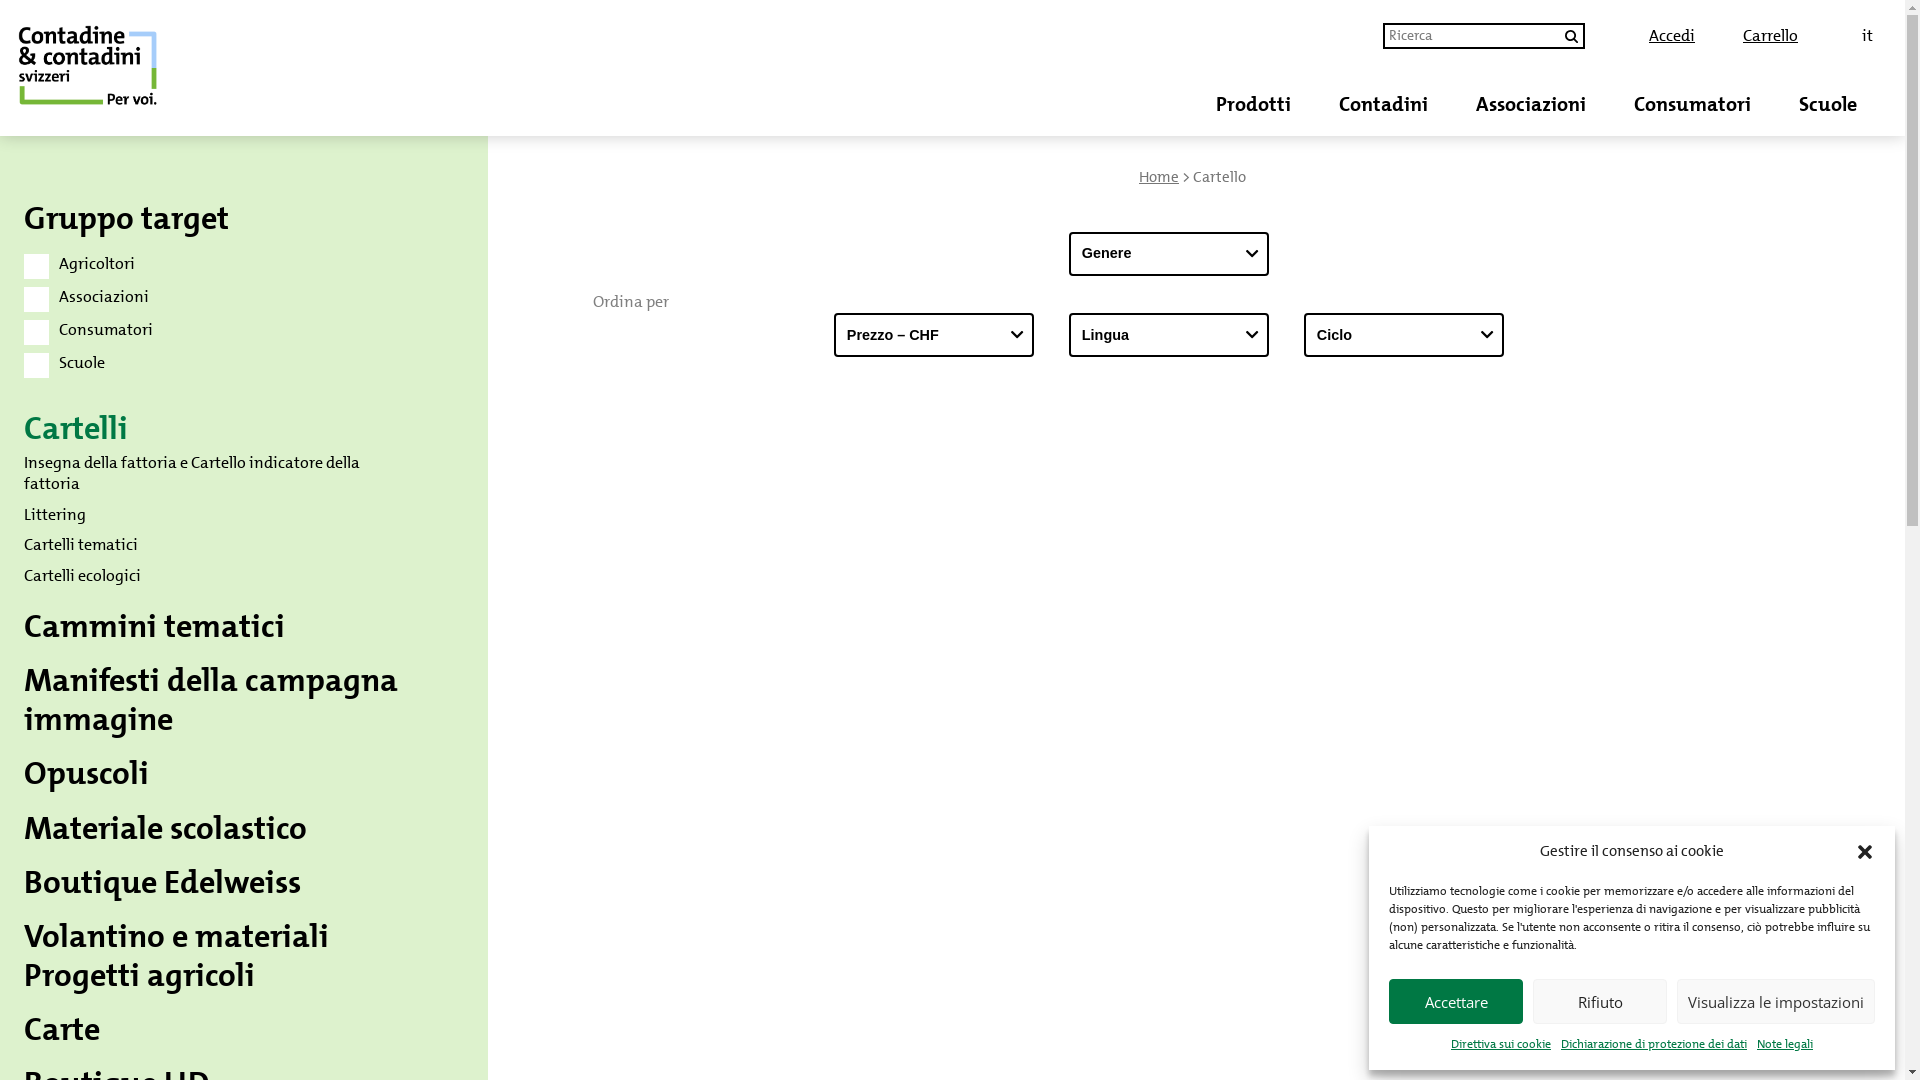 This screenshot has height=1080, width=1920. What do you see at coordinates (85, 772) in the screenshot?
I see `'Opuscoli'` at bounding box center [85, 772].